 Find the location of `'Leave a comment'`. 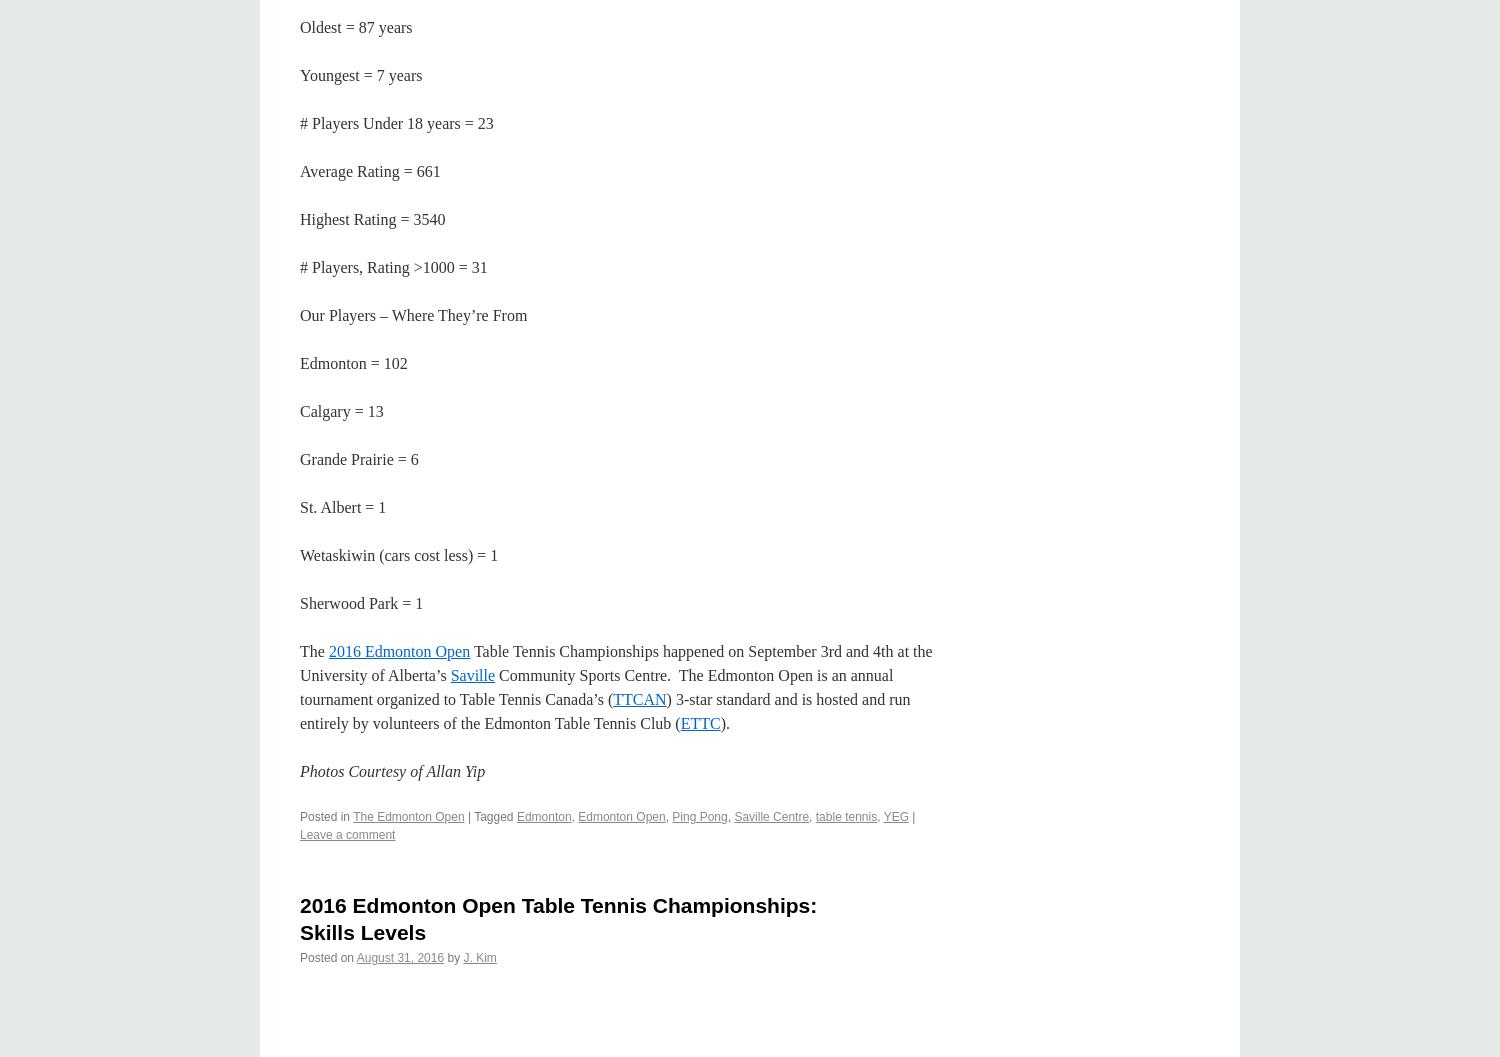

'Leave a comment' is located at coordinates (346, 832).